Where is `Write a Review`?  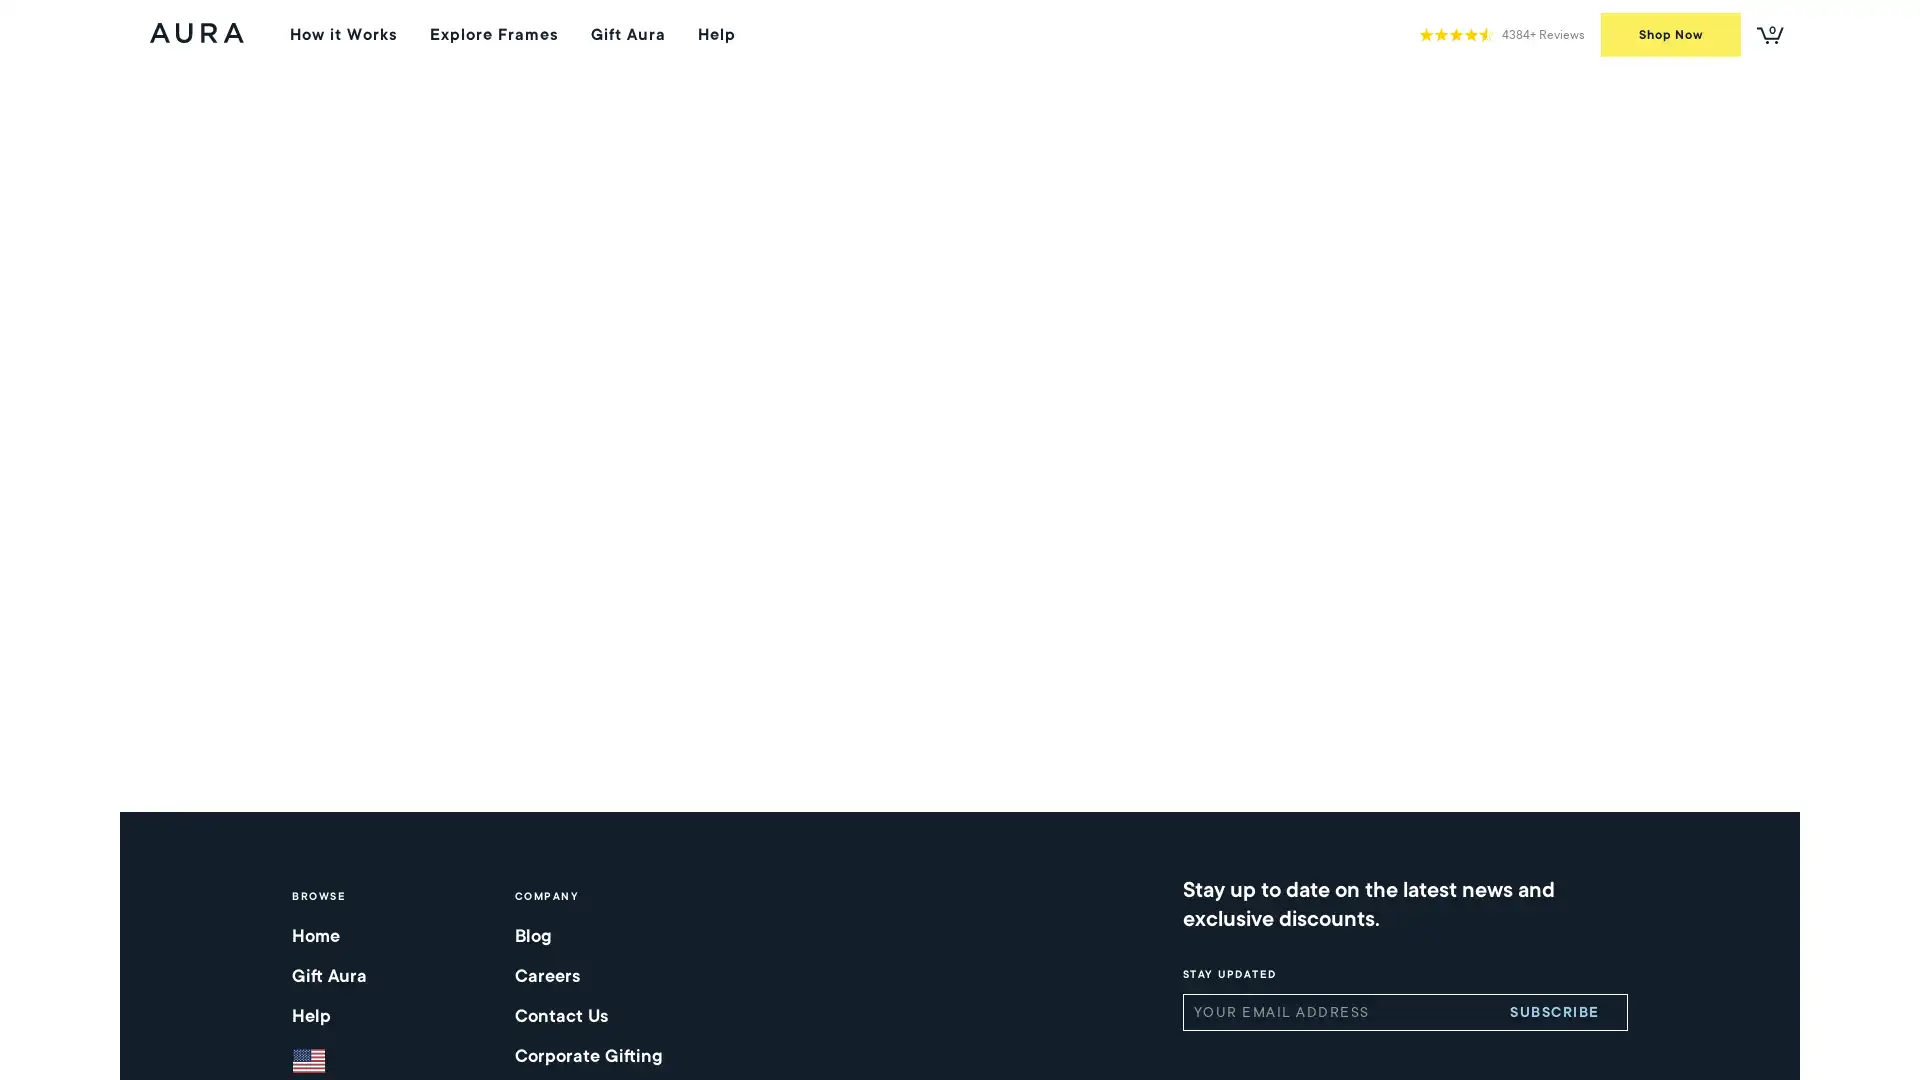 Write a Review is located at coordinates (1465, 280).